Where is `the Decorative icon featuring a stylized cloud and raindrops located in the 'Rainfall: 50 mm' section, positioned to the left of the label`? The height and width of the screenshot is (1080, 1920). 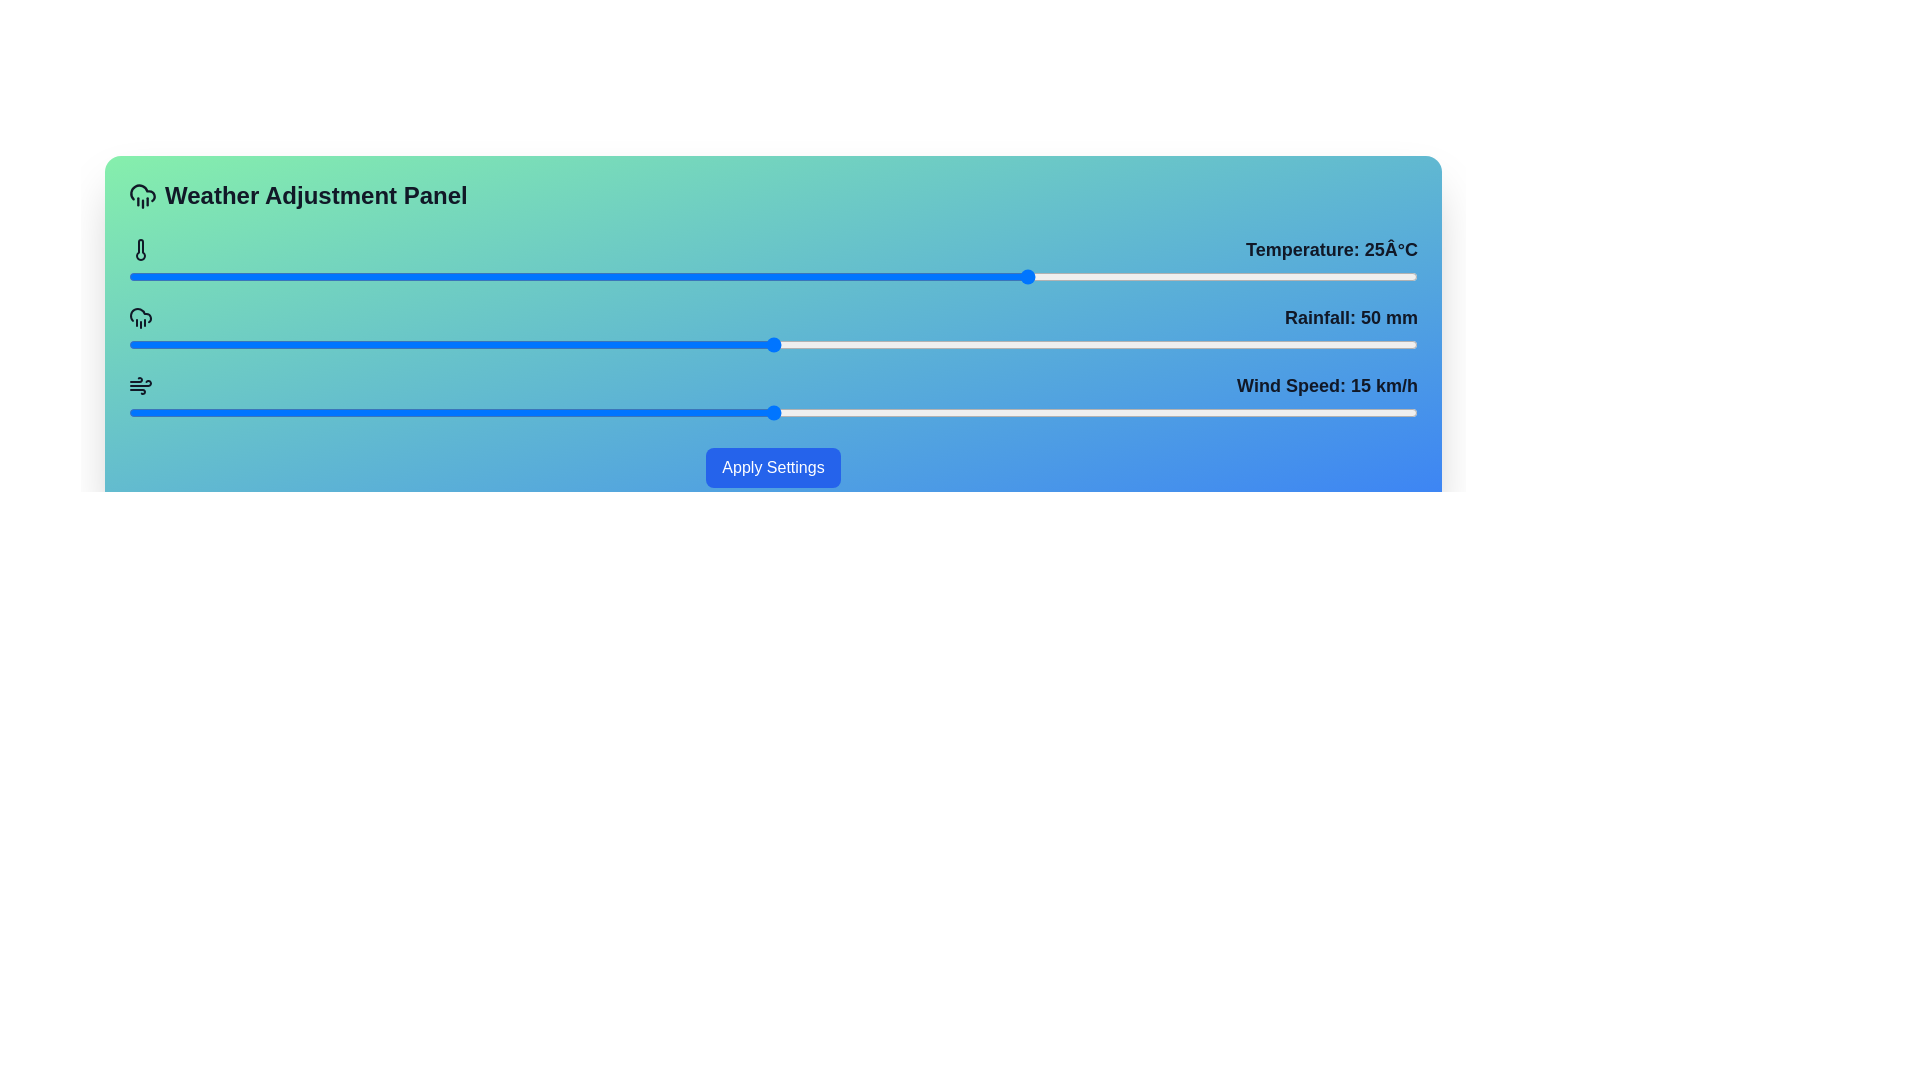 the Decorative icon featuring a stylized cloud and raindrops located in the 'Rainfall: 50 mm' section, positioned to the left of the label is located at coordinates (139, 316).